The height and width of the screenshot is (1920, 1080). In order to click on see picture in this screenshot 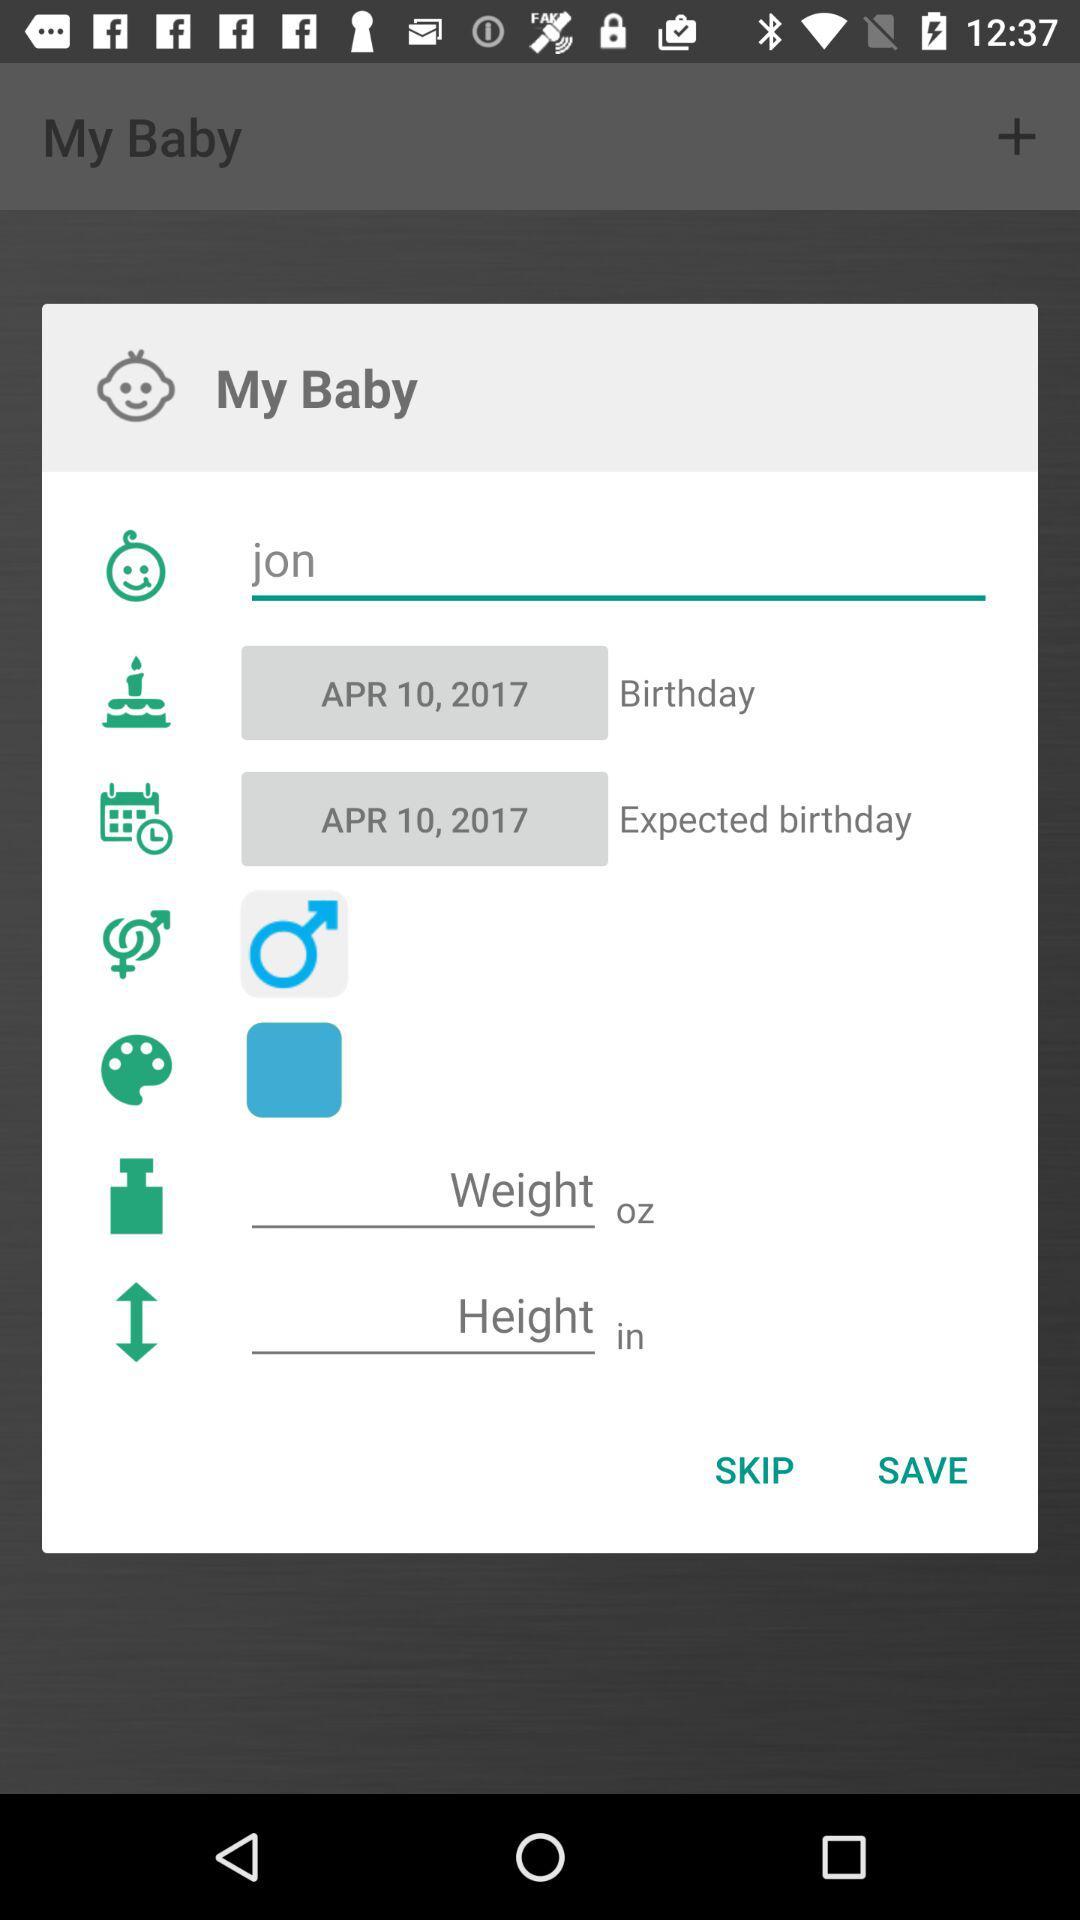, I will do `click(293, 1069)`.